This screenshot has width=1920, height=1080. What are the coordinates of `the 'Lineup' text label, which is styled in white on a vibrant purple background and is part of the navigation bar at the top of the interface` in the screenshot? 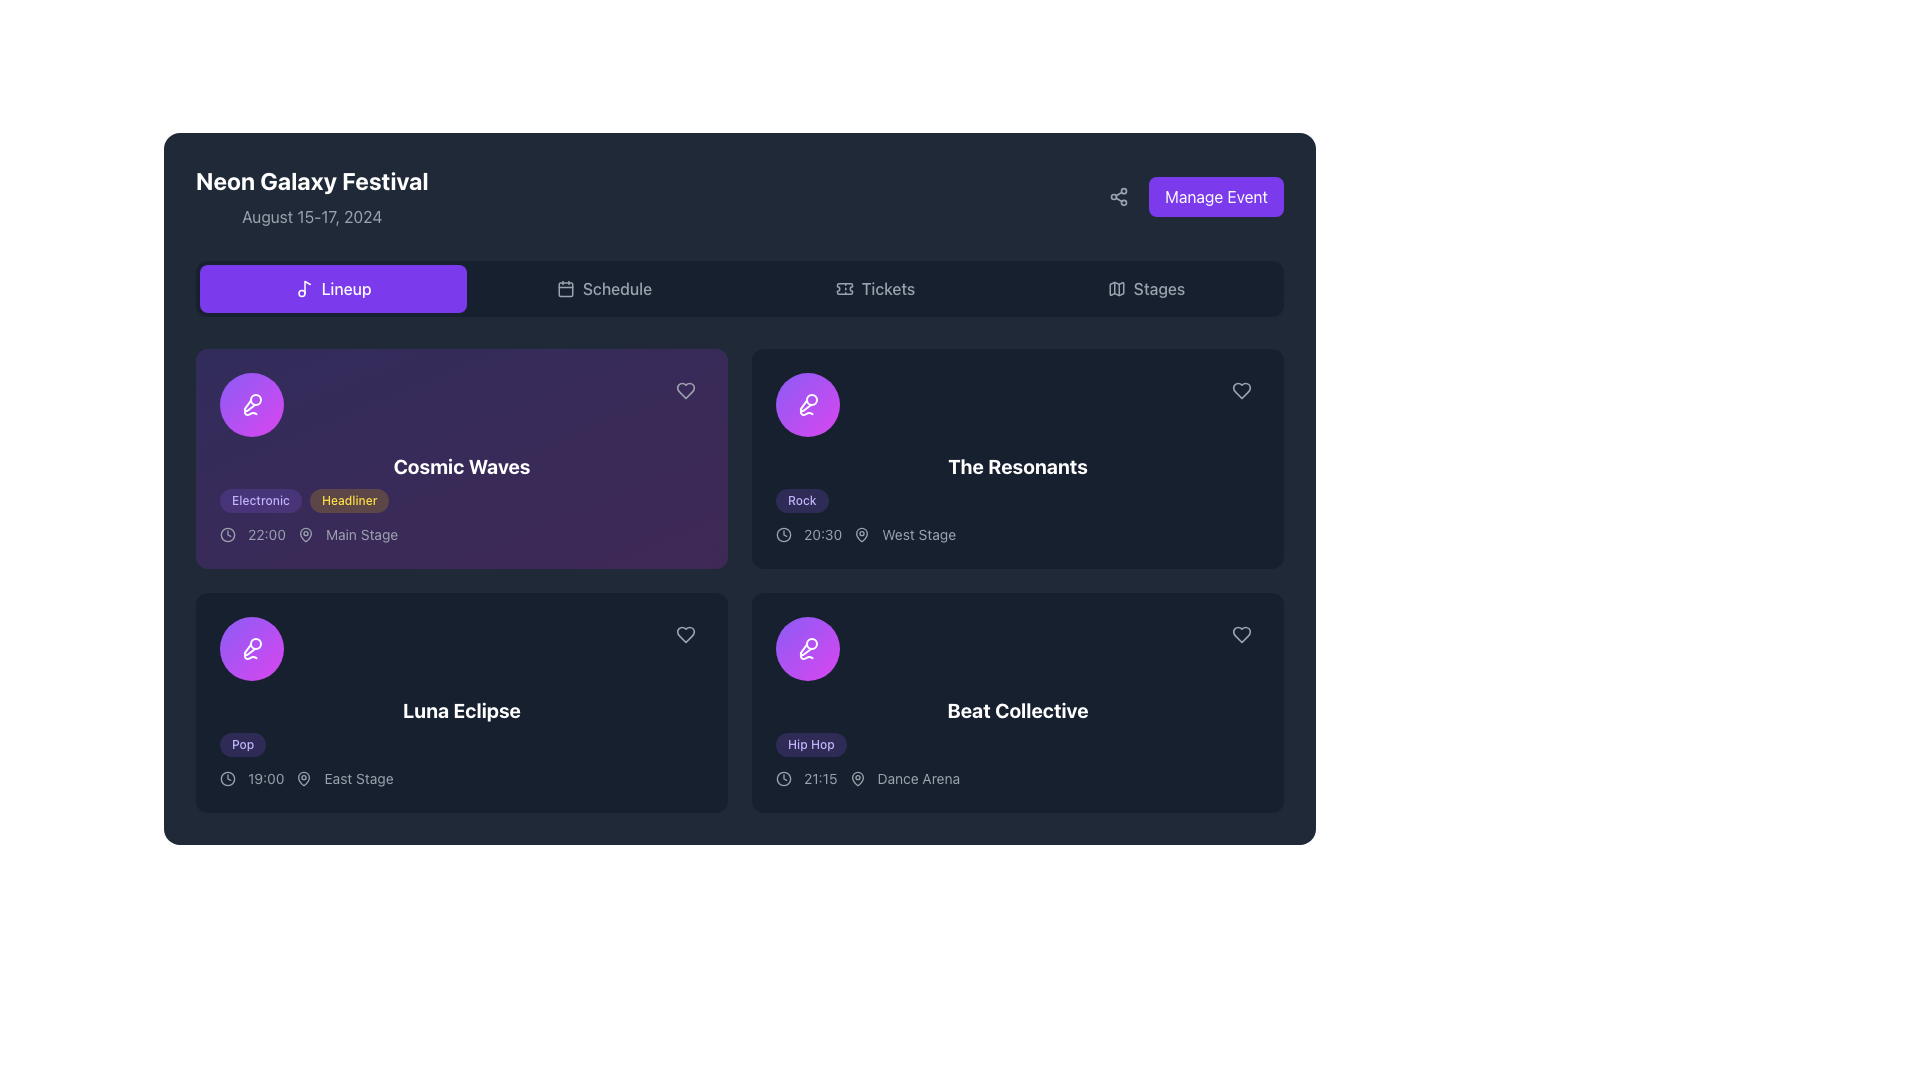 It's located at (346, 289).